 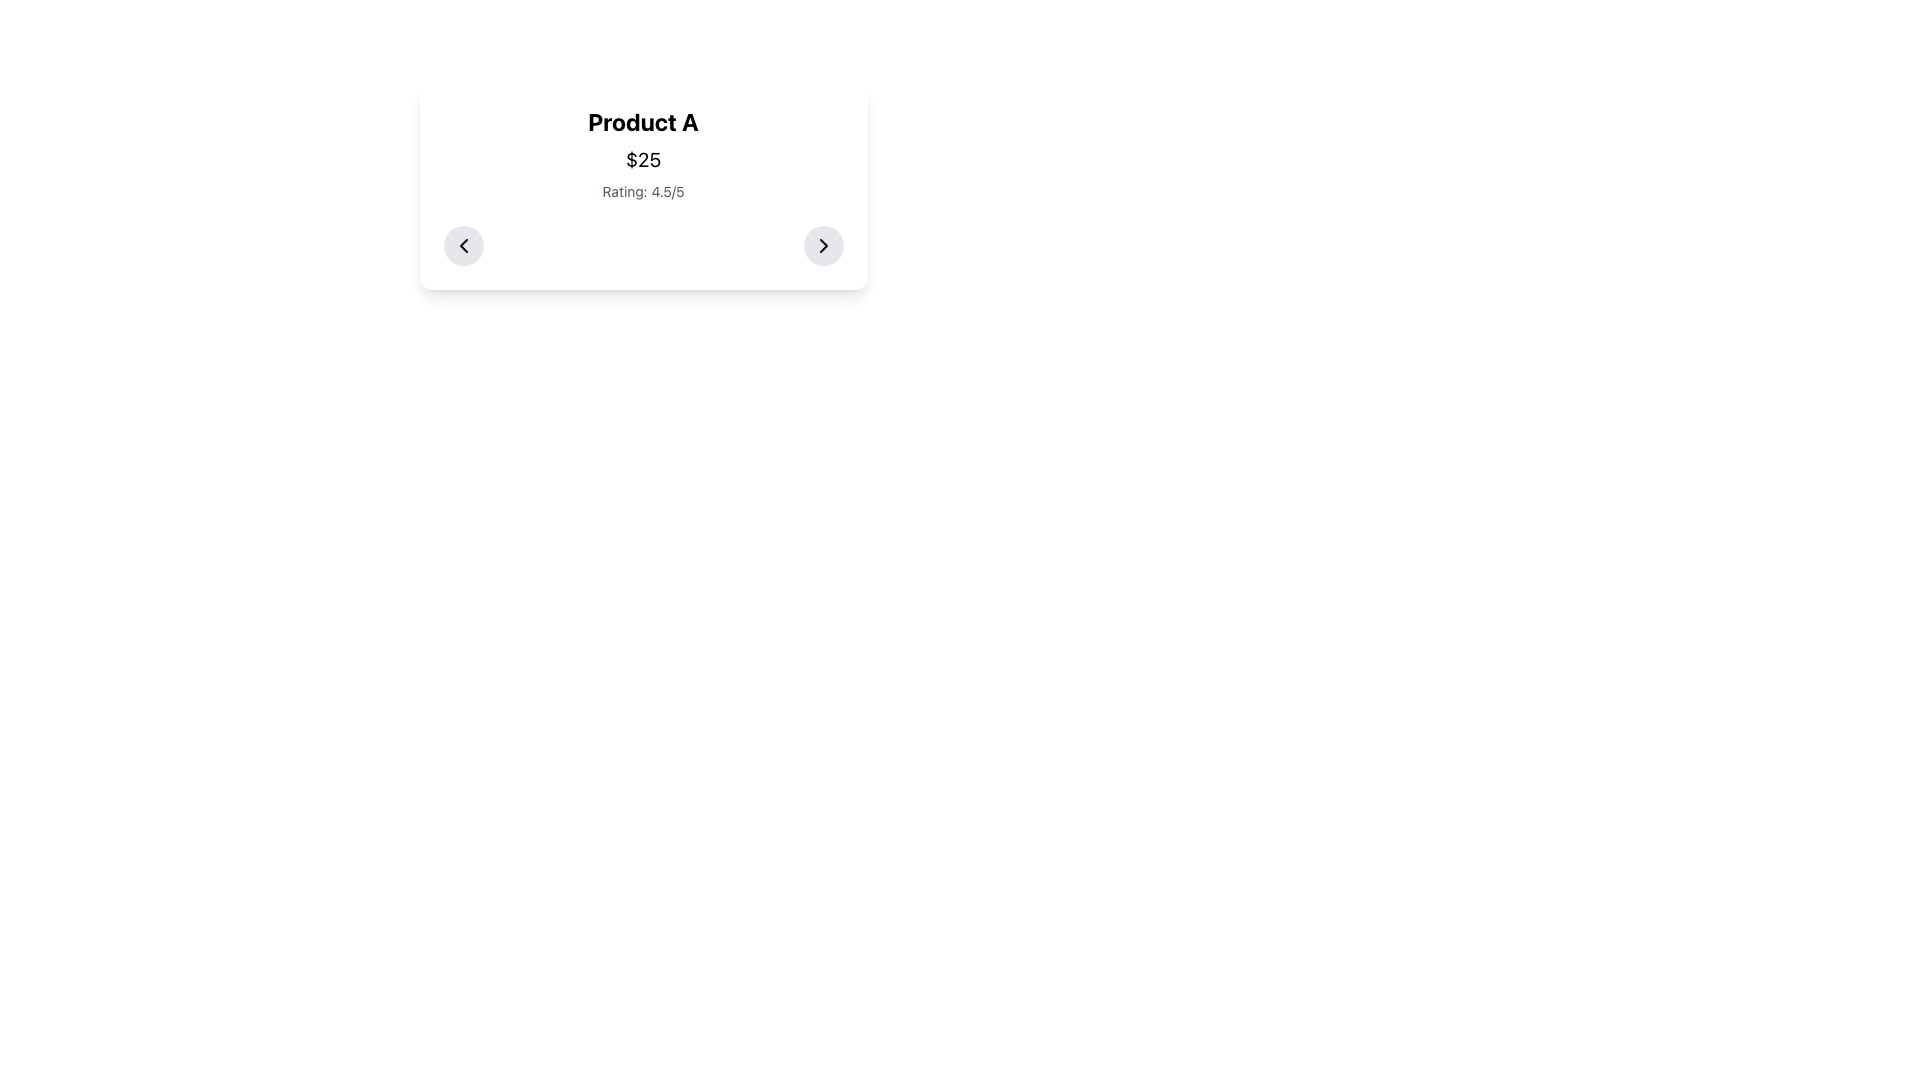 What do you see at coordinates (462, 245) in the screenshot?
I see `the navigational button located on the left side of the navigation component` at bounding box center [462, 245].